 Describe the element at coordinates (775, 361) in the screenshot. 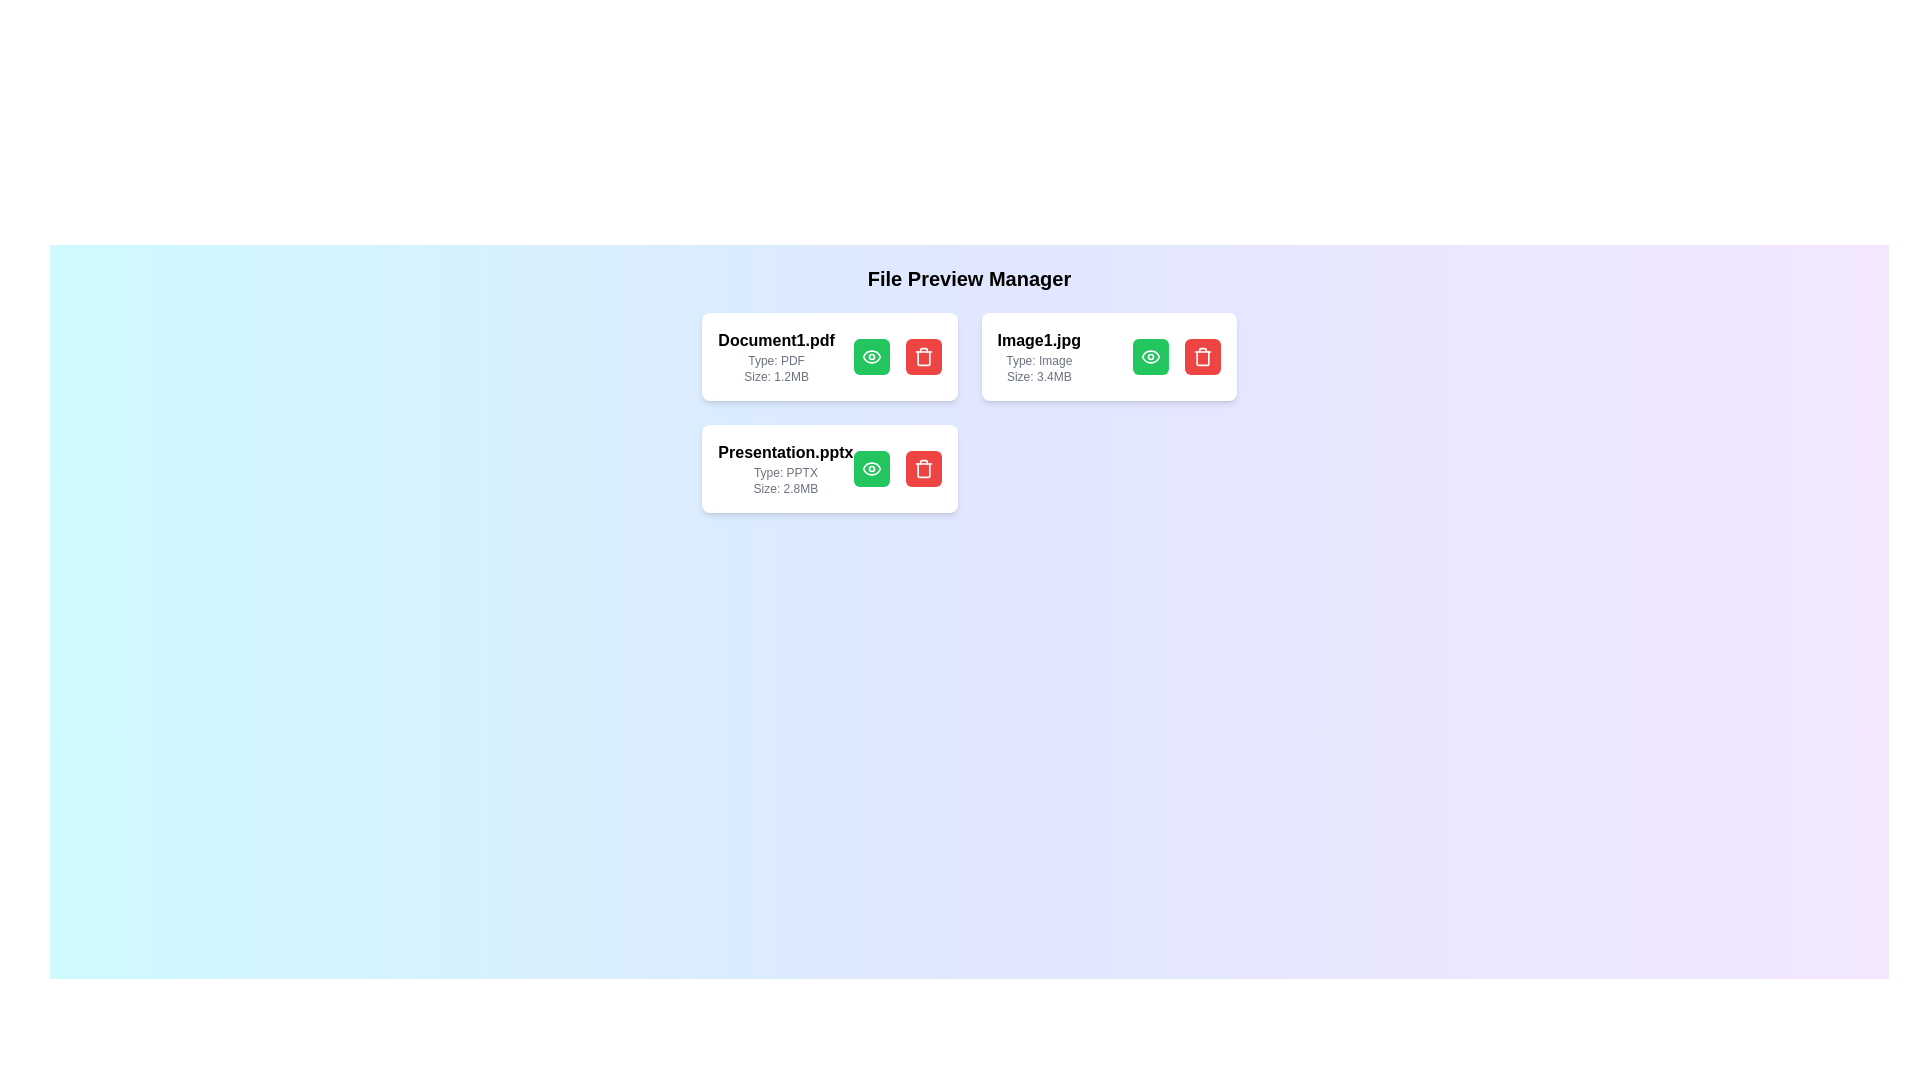

I see `text label indicating the file type of the document, which is positioned below 'Document1.pdf' and above 'Size: 1.2MB'` at that location.